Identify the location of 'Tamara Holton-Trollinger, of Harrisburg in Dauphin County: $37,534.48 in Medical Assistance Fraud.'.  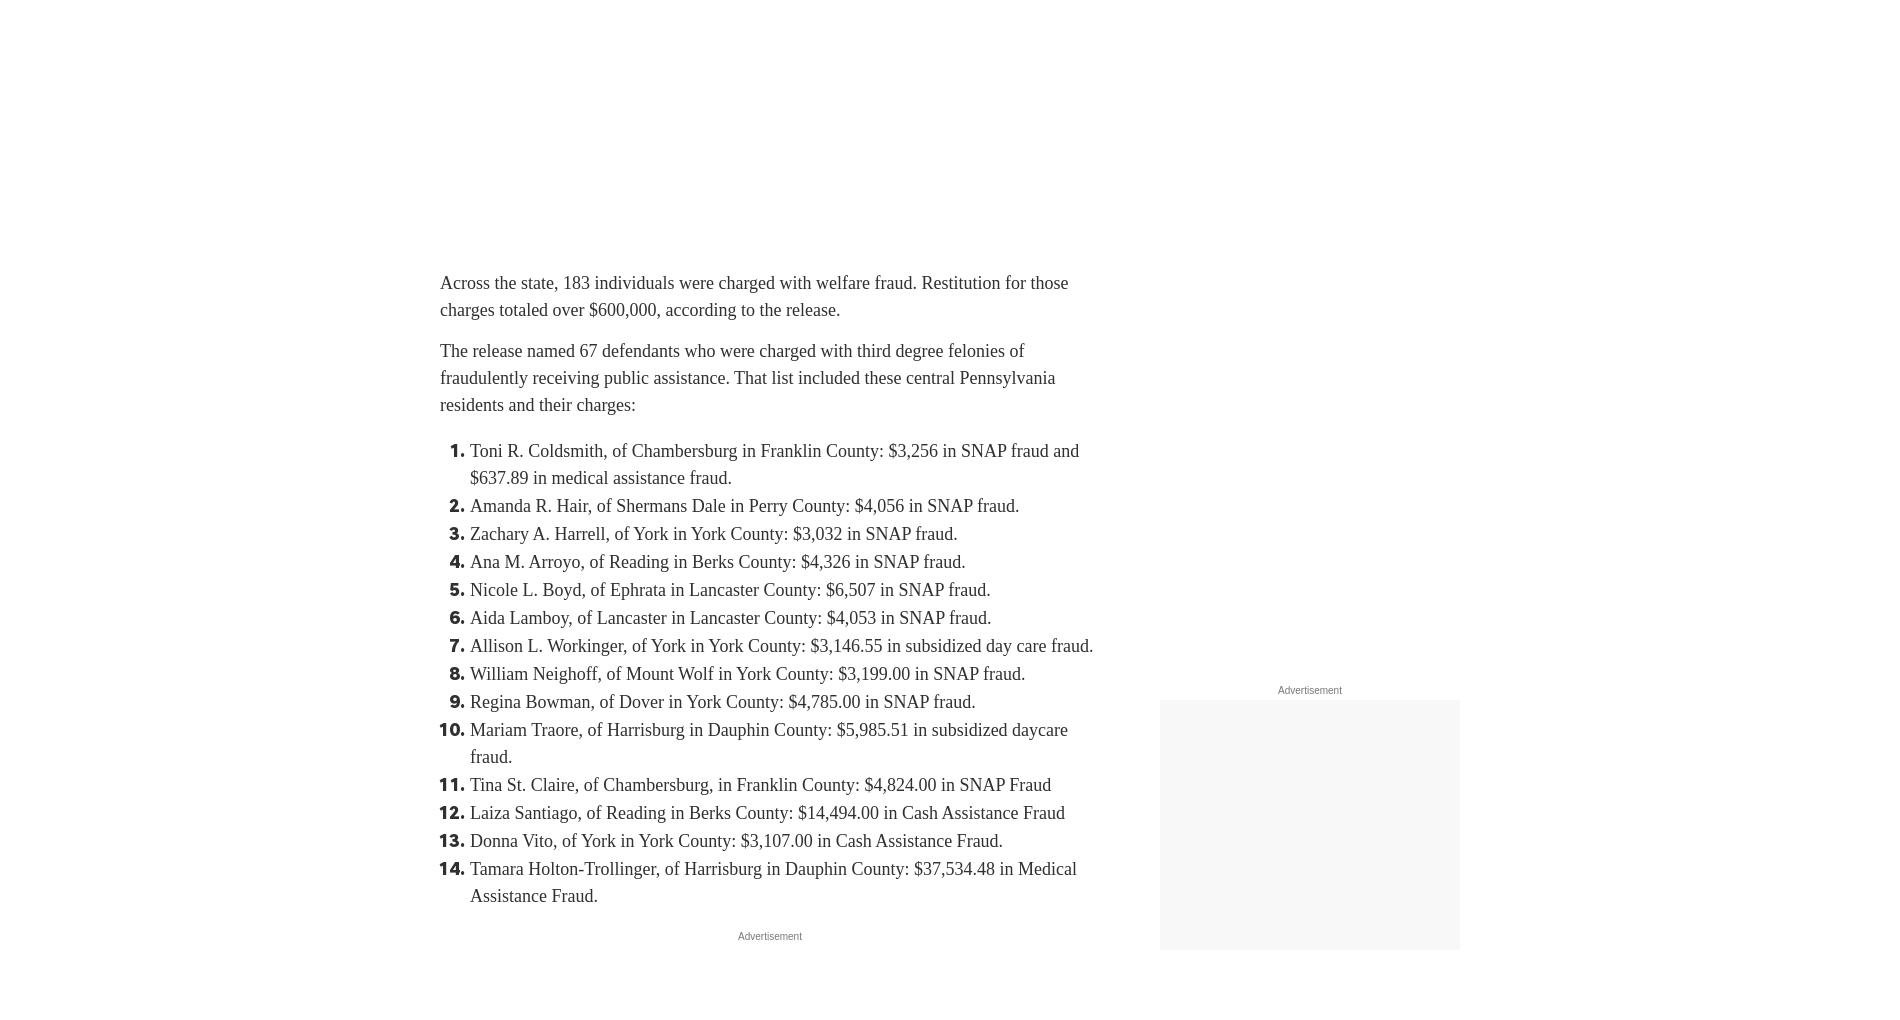
(771, 881).